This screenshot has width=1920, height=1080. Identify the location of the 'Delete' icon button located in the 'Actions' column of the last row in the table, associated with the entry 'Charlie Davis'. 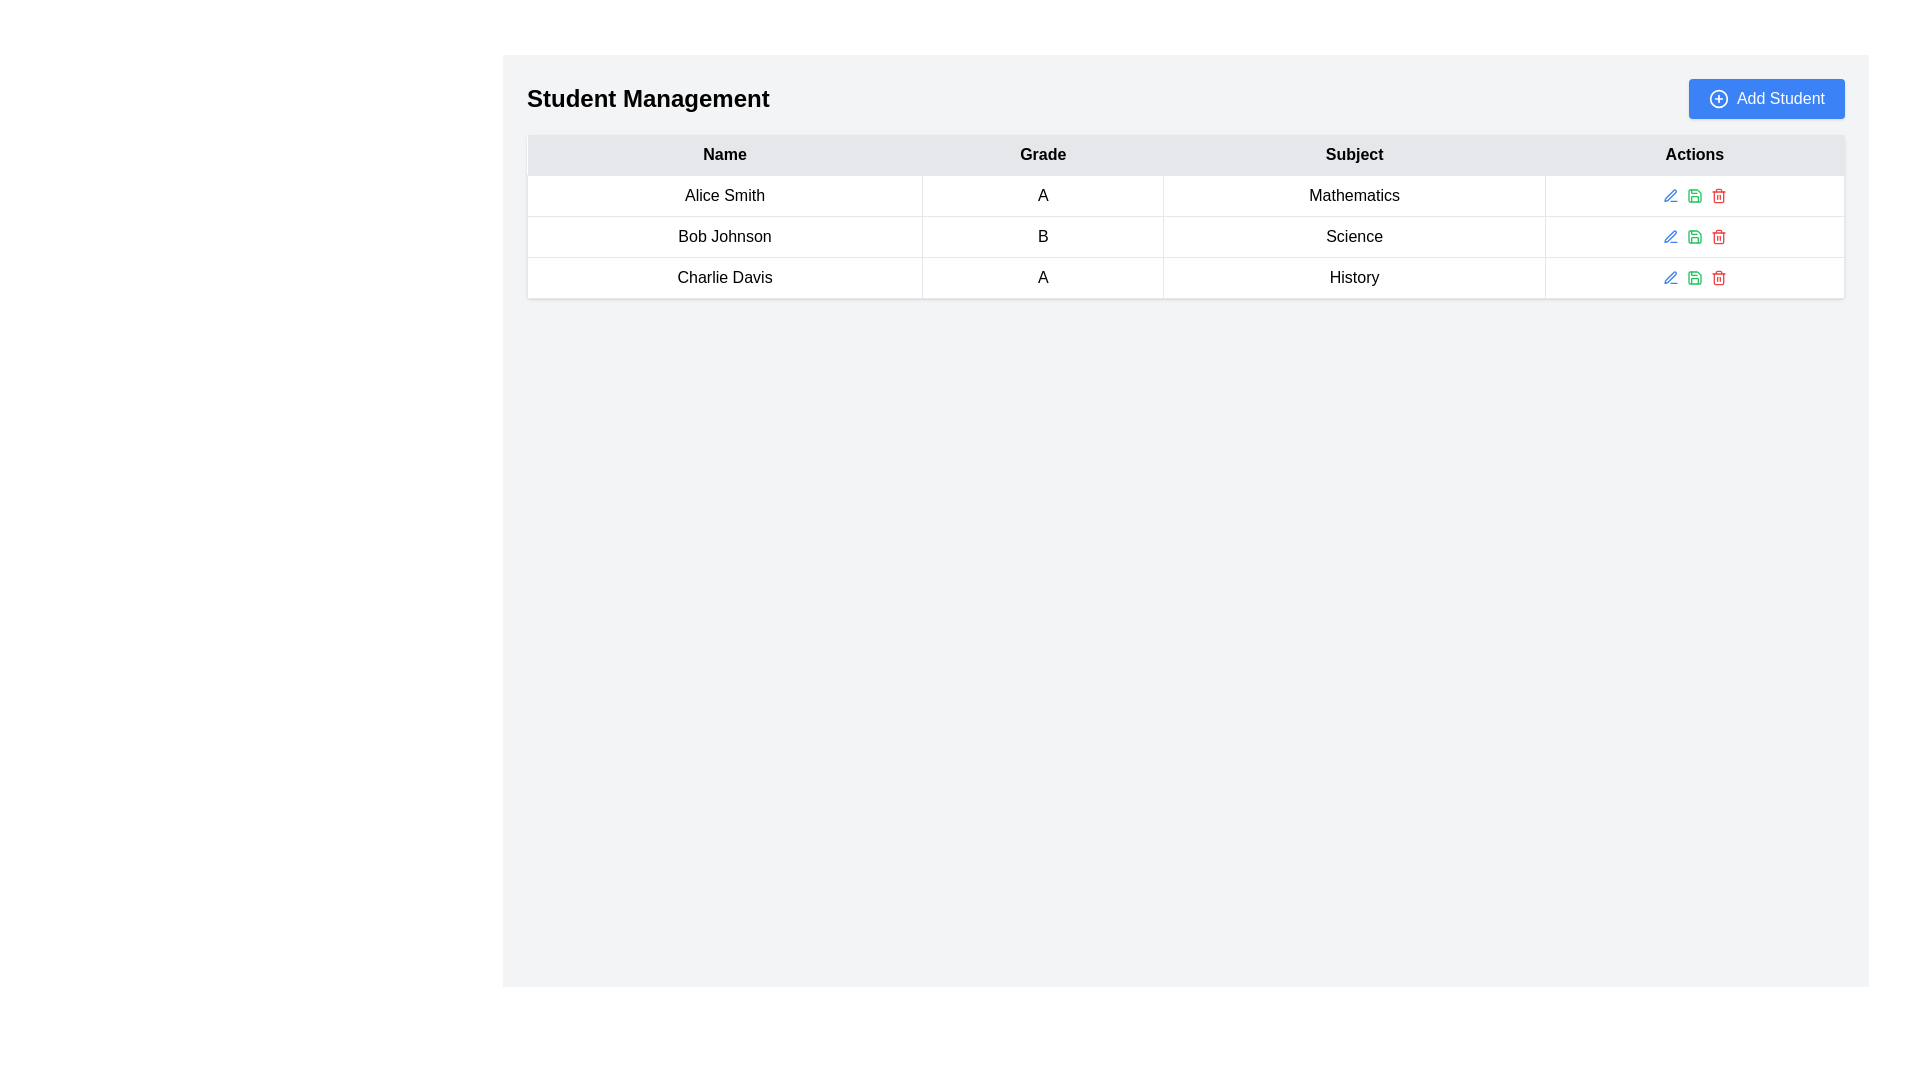
(1717, 237).